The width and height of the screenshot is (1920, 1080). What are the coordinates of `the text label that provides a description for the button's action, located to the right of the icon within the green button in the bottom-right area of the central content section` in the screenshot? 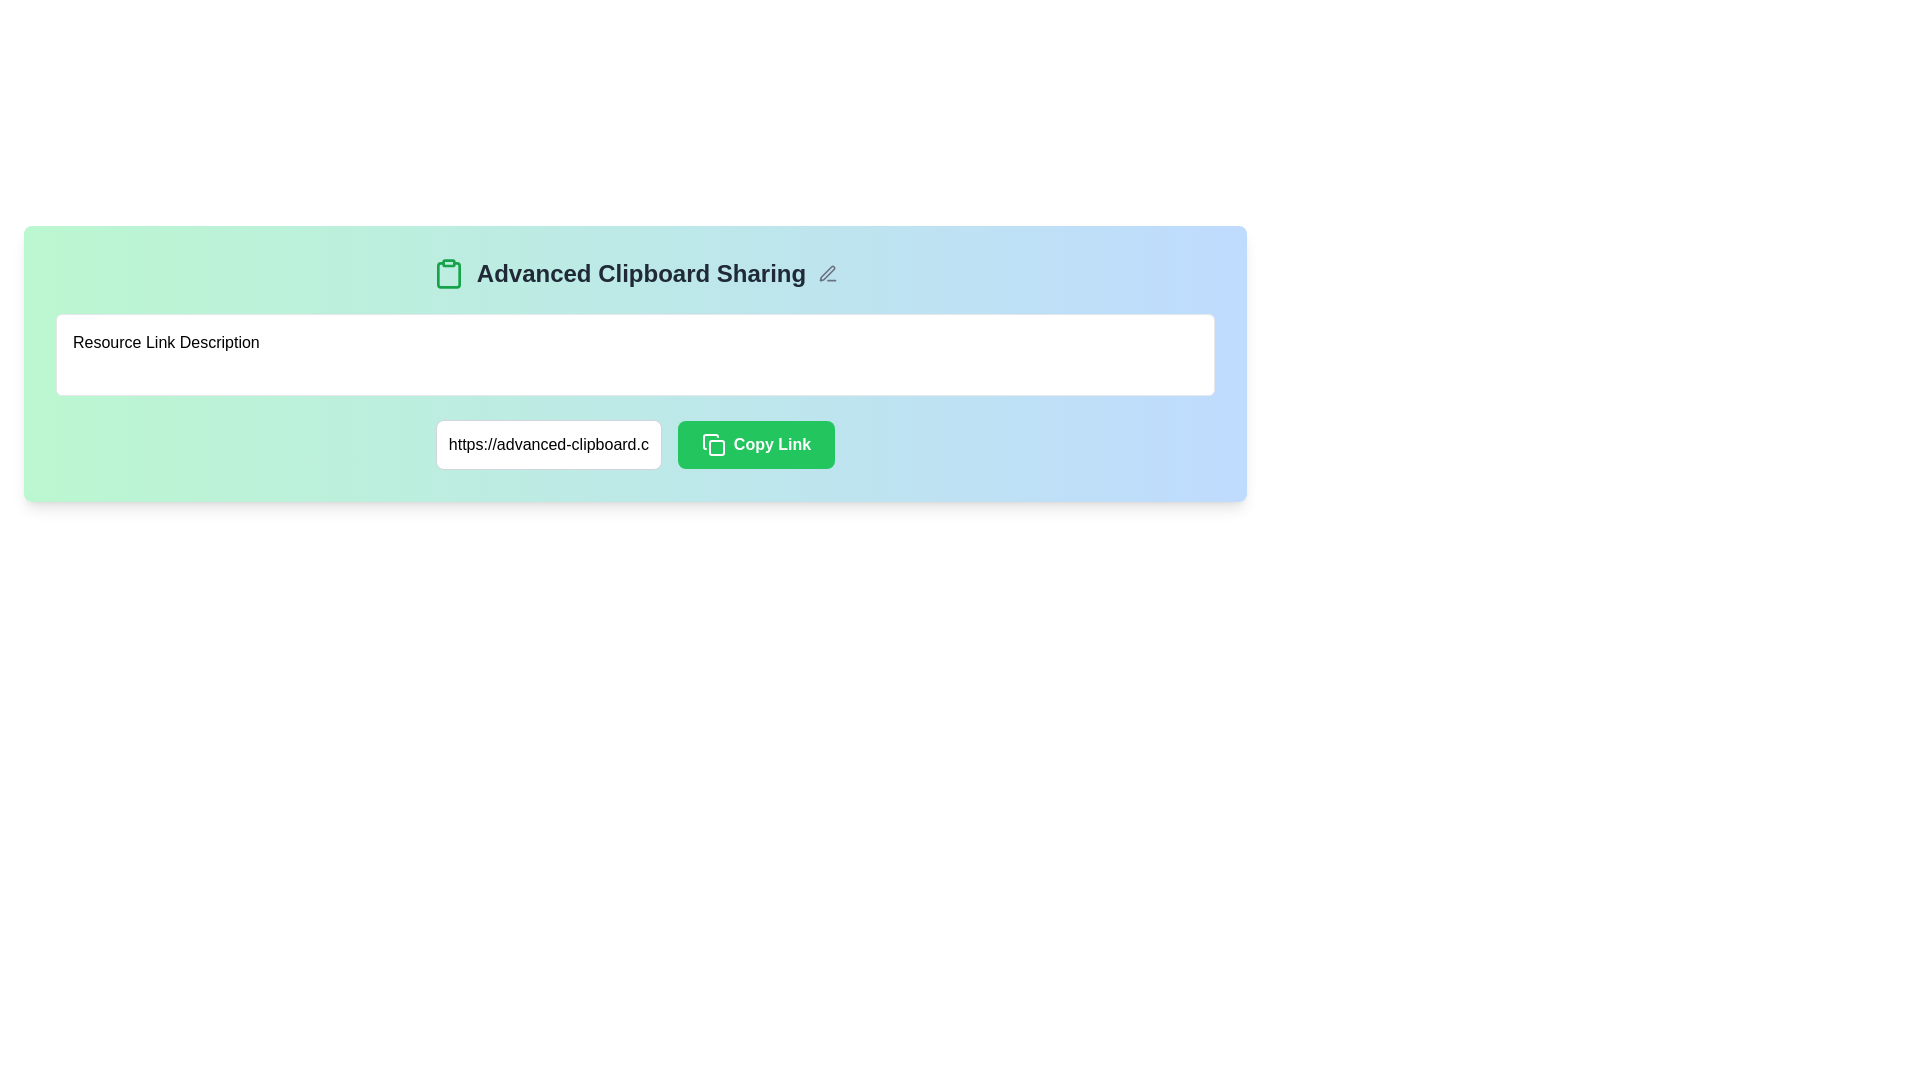 It's located at (771, 443).